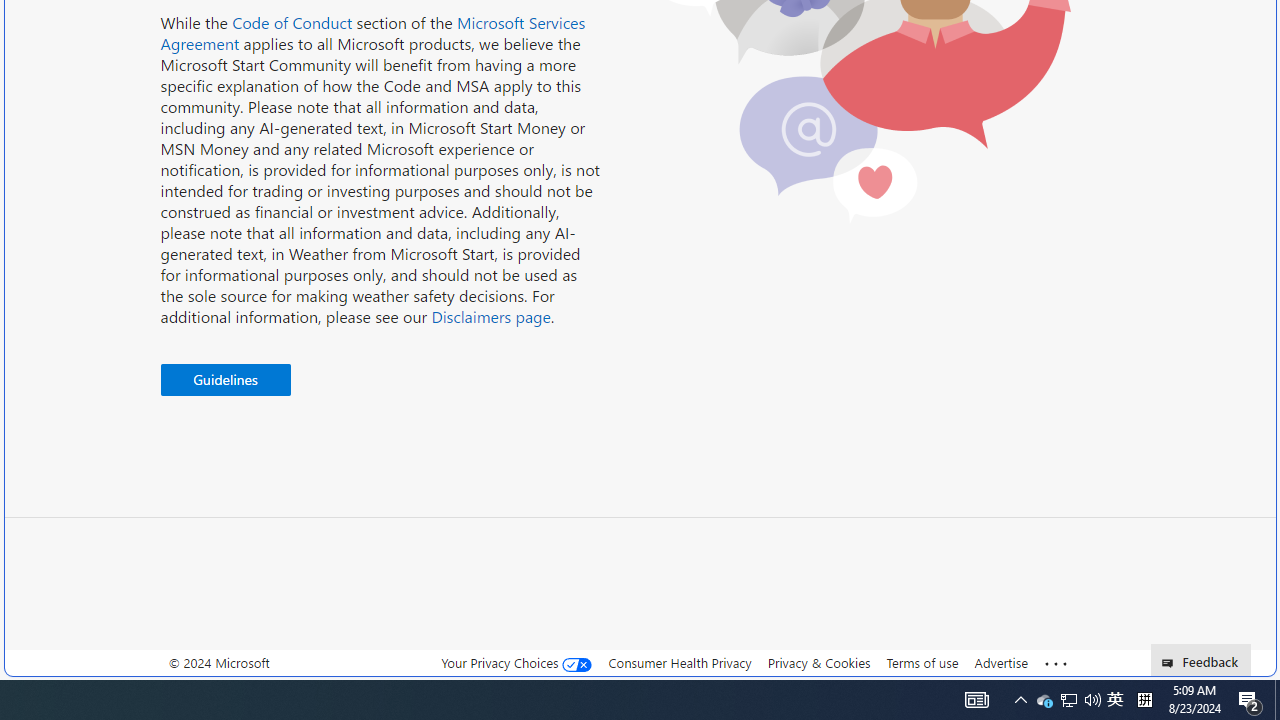 This screenshot has height=720, width=1280. Describe the element at coordinates (1000, 663) in the screenshot. I see `'Advertise'` at that location.